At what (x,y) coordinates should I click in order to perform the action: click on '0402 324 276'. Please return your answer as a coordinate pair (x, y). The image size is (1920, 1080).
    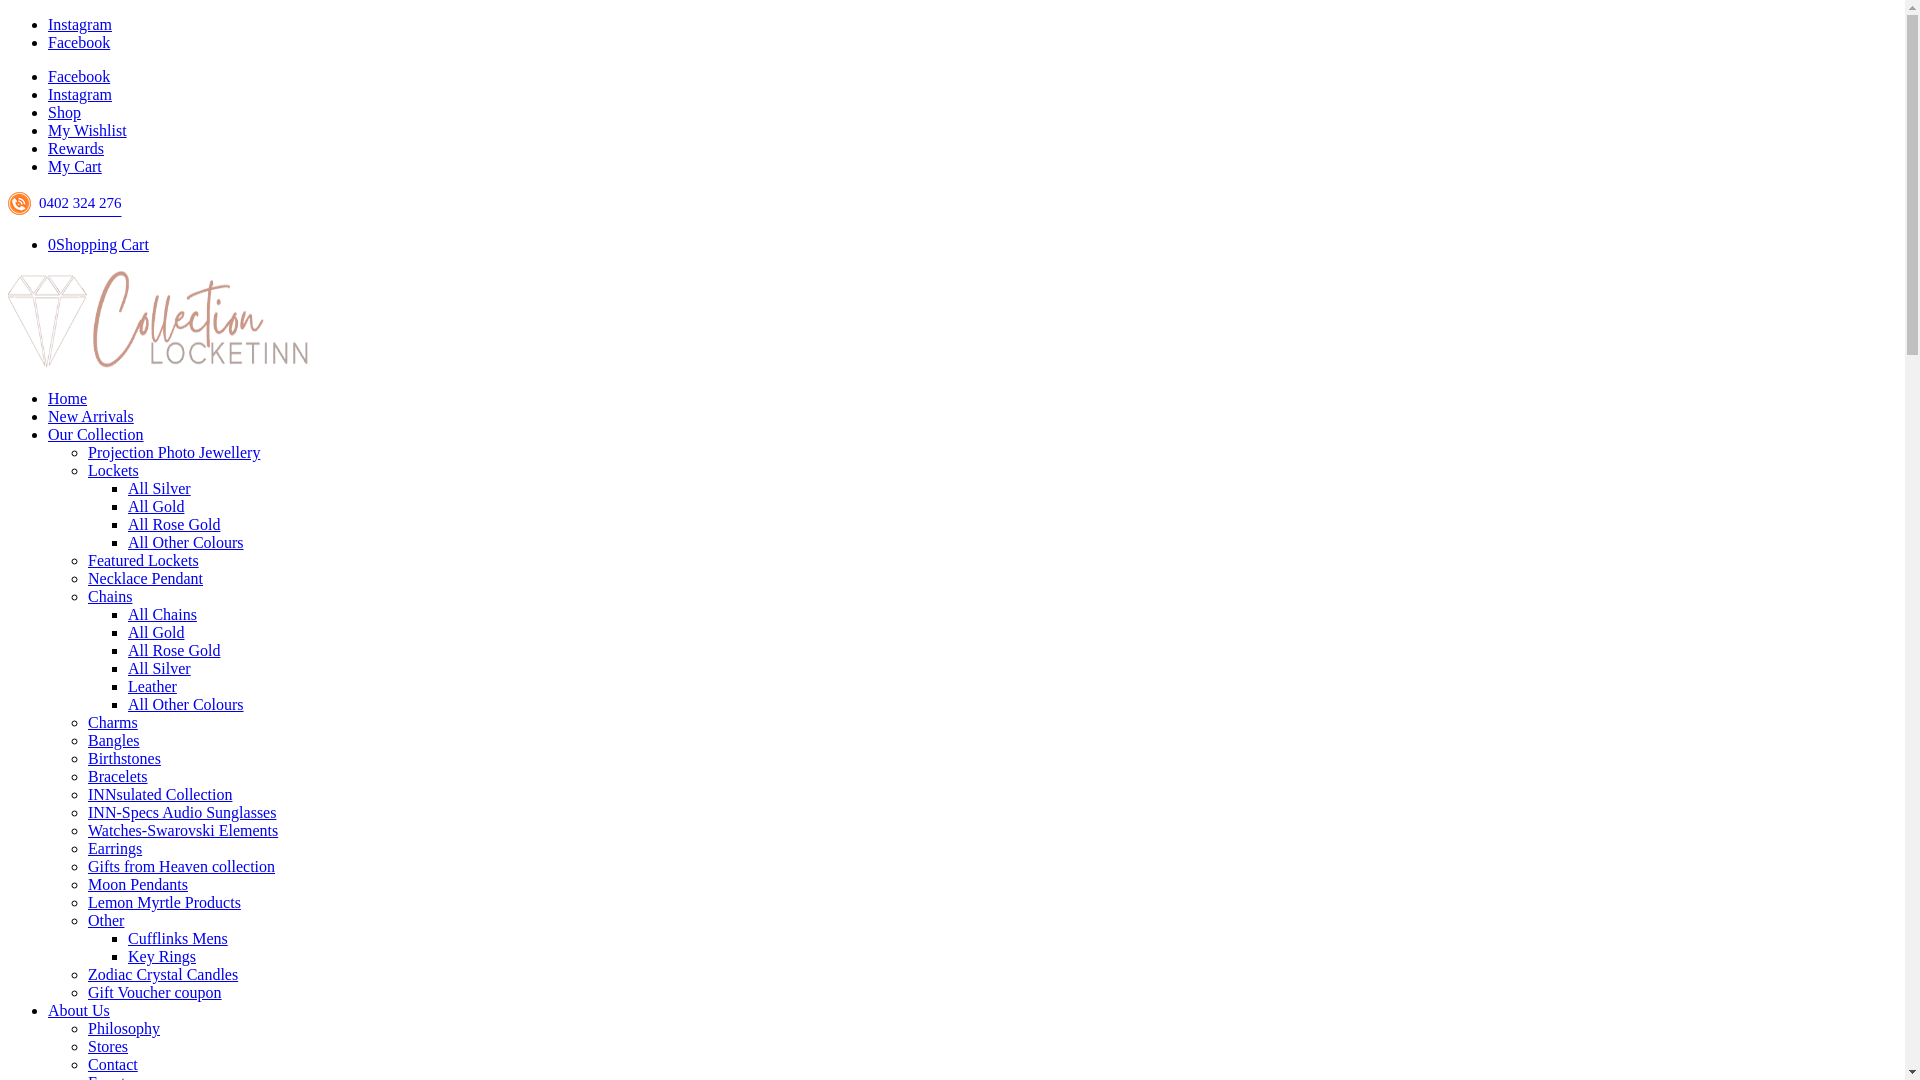
    Looking at the image, I should click on (80, 209).